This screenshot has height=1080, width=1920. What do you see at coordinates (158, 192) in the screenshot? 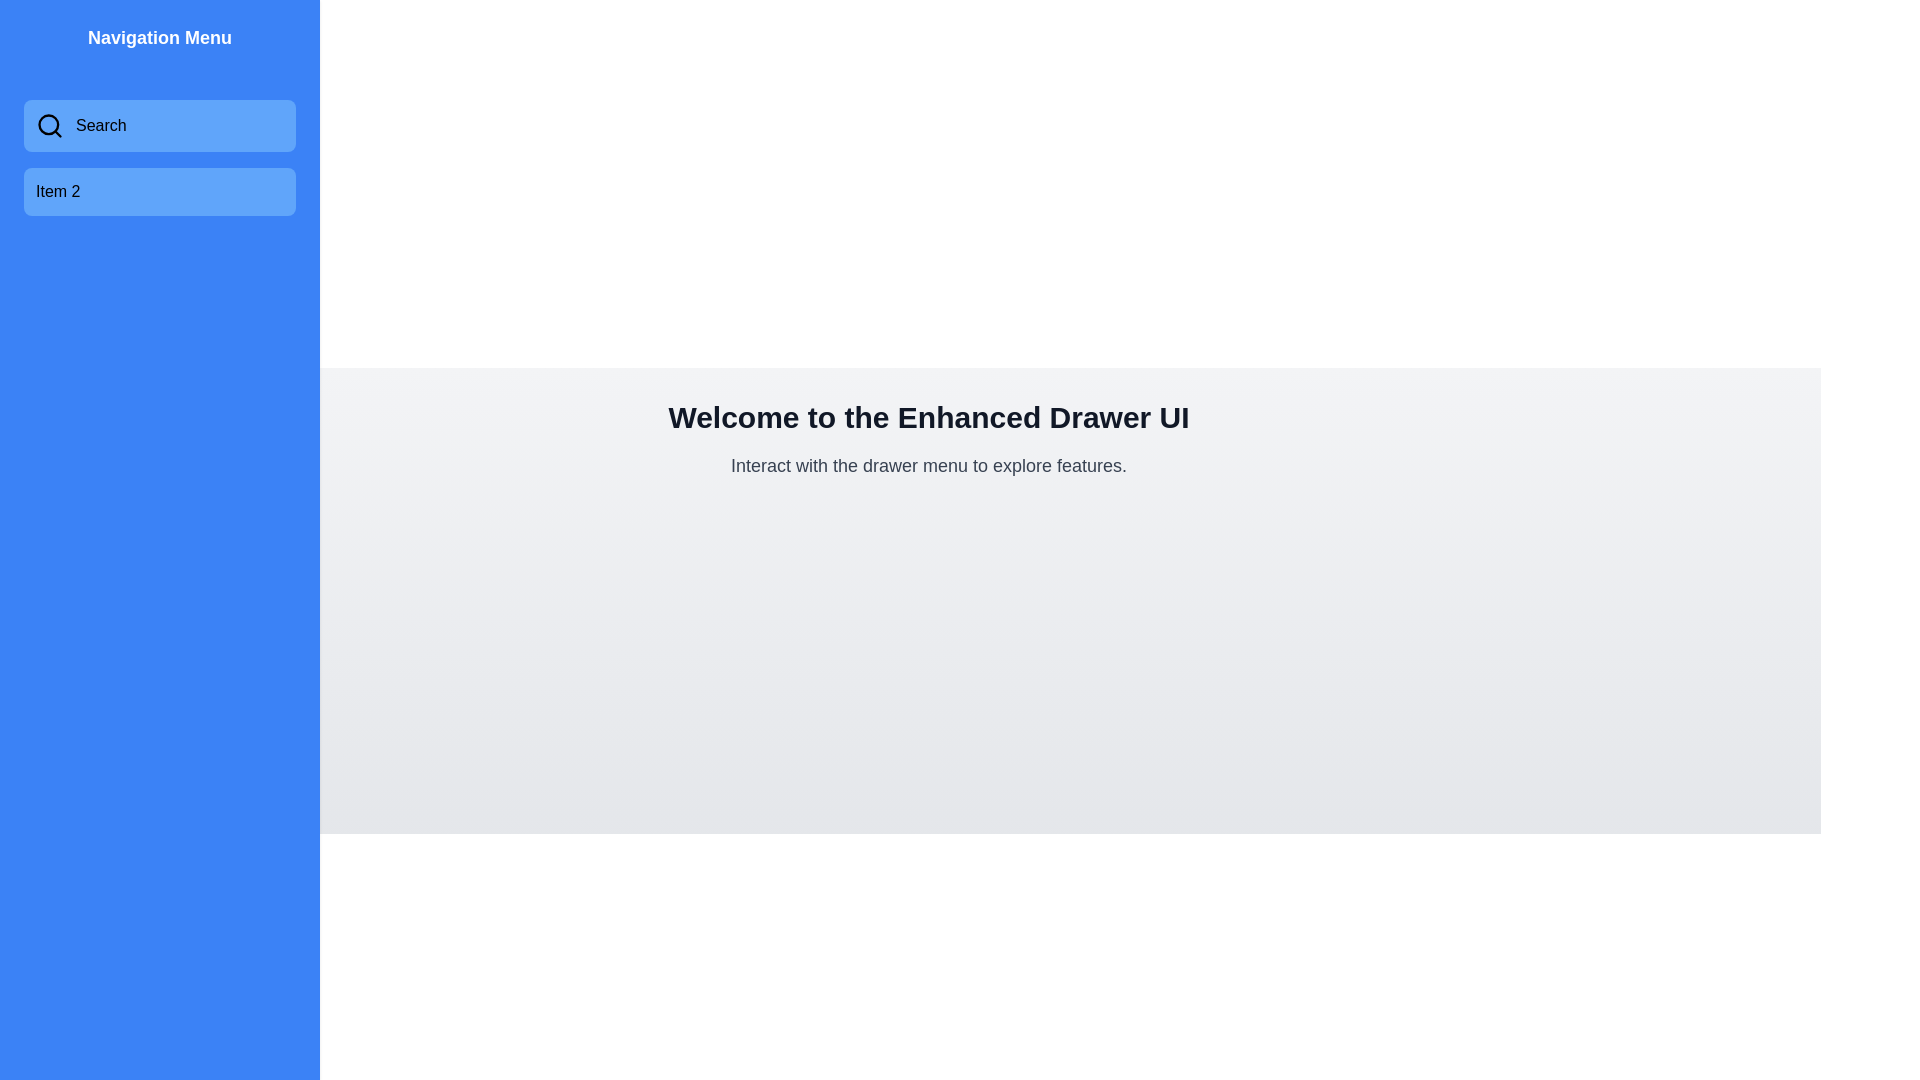
I see `the 'Item 2' option in the drawer` at bounding box center [158, 192].